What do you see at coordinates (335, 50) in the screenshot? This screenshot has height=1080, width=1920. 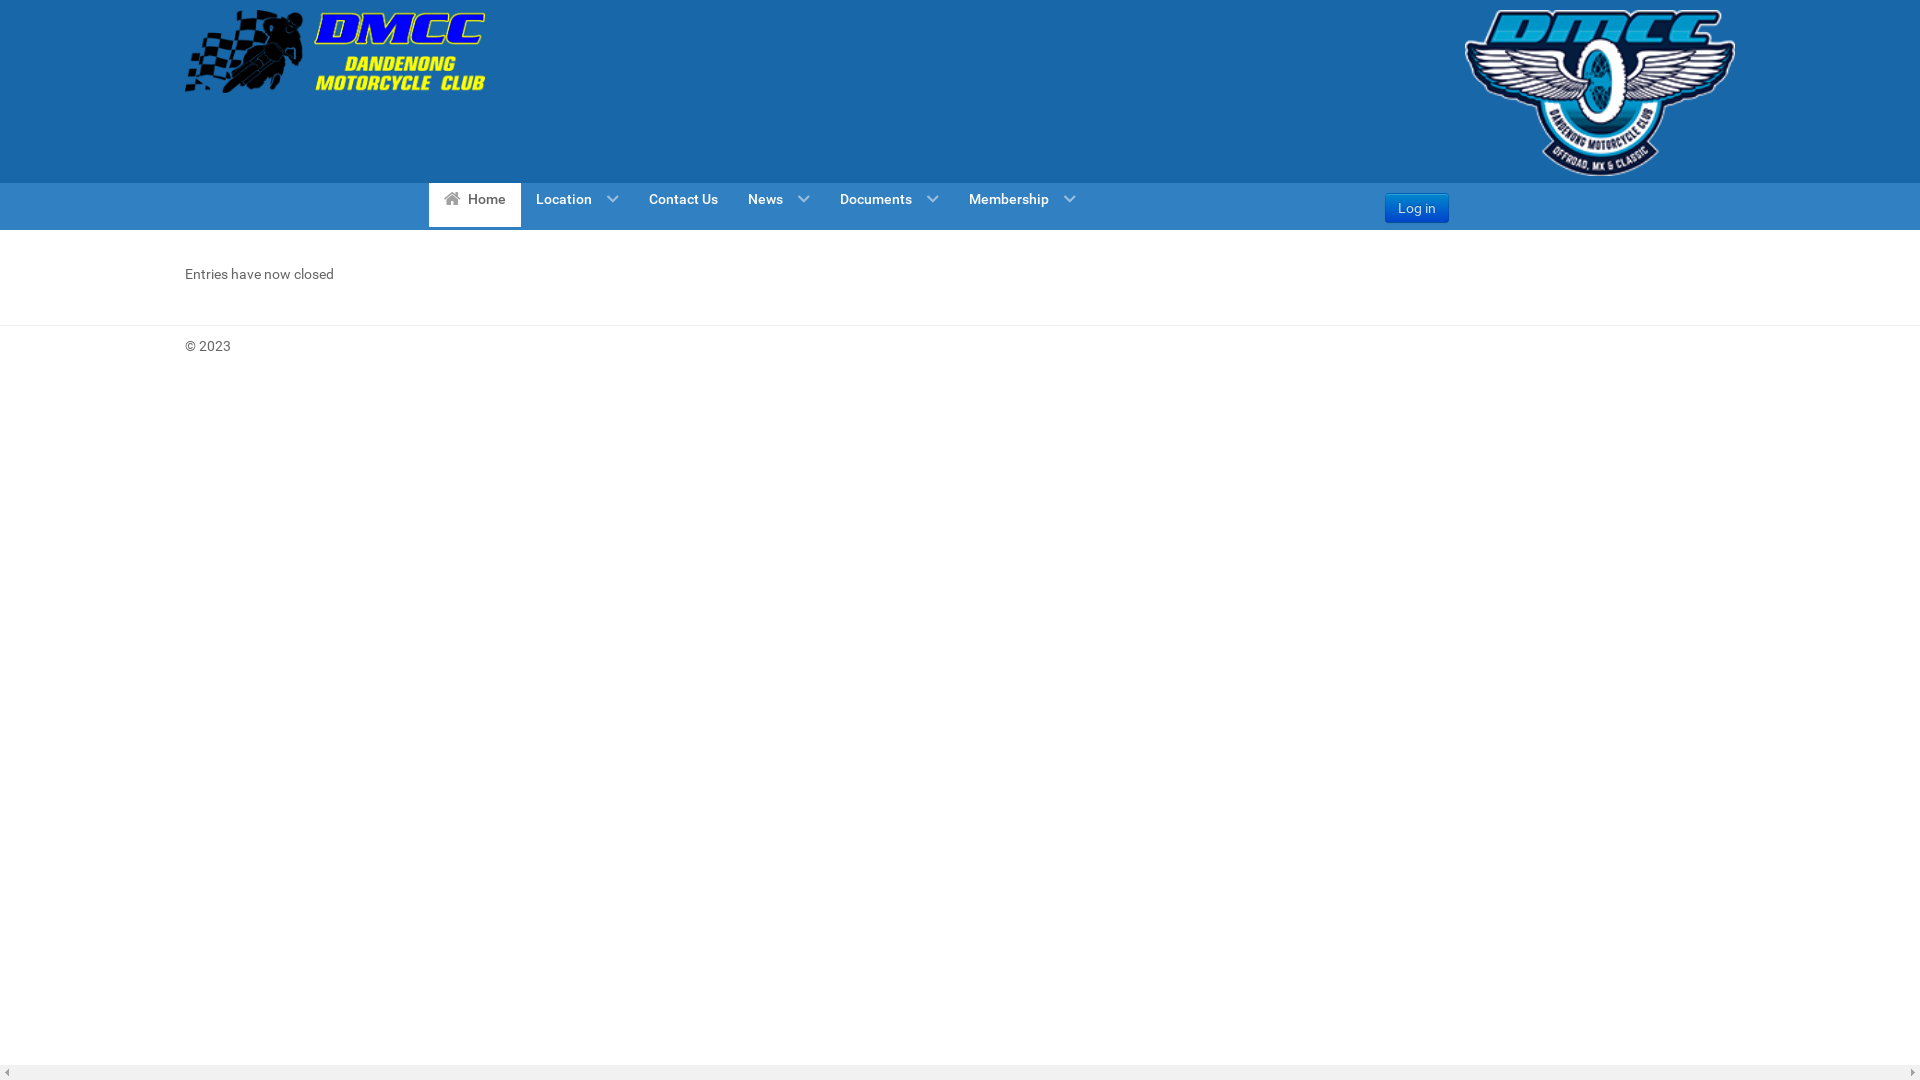 I see `'Gantry 5'` at bounding box center [335, 50].